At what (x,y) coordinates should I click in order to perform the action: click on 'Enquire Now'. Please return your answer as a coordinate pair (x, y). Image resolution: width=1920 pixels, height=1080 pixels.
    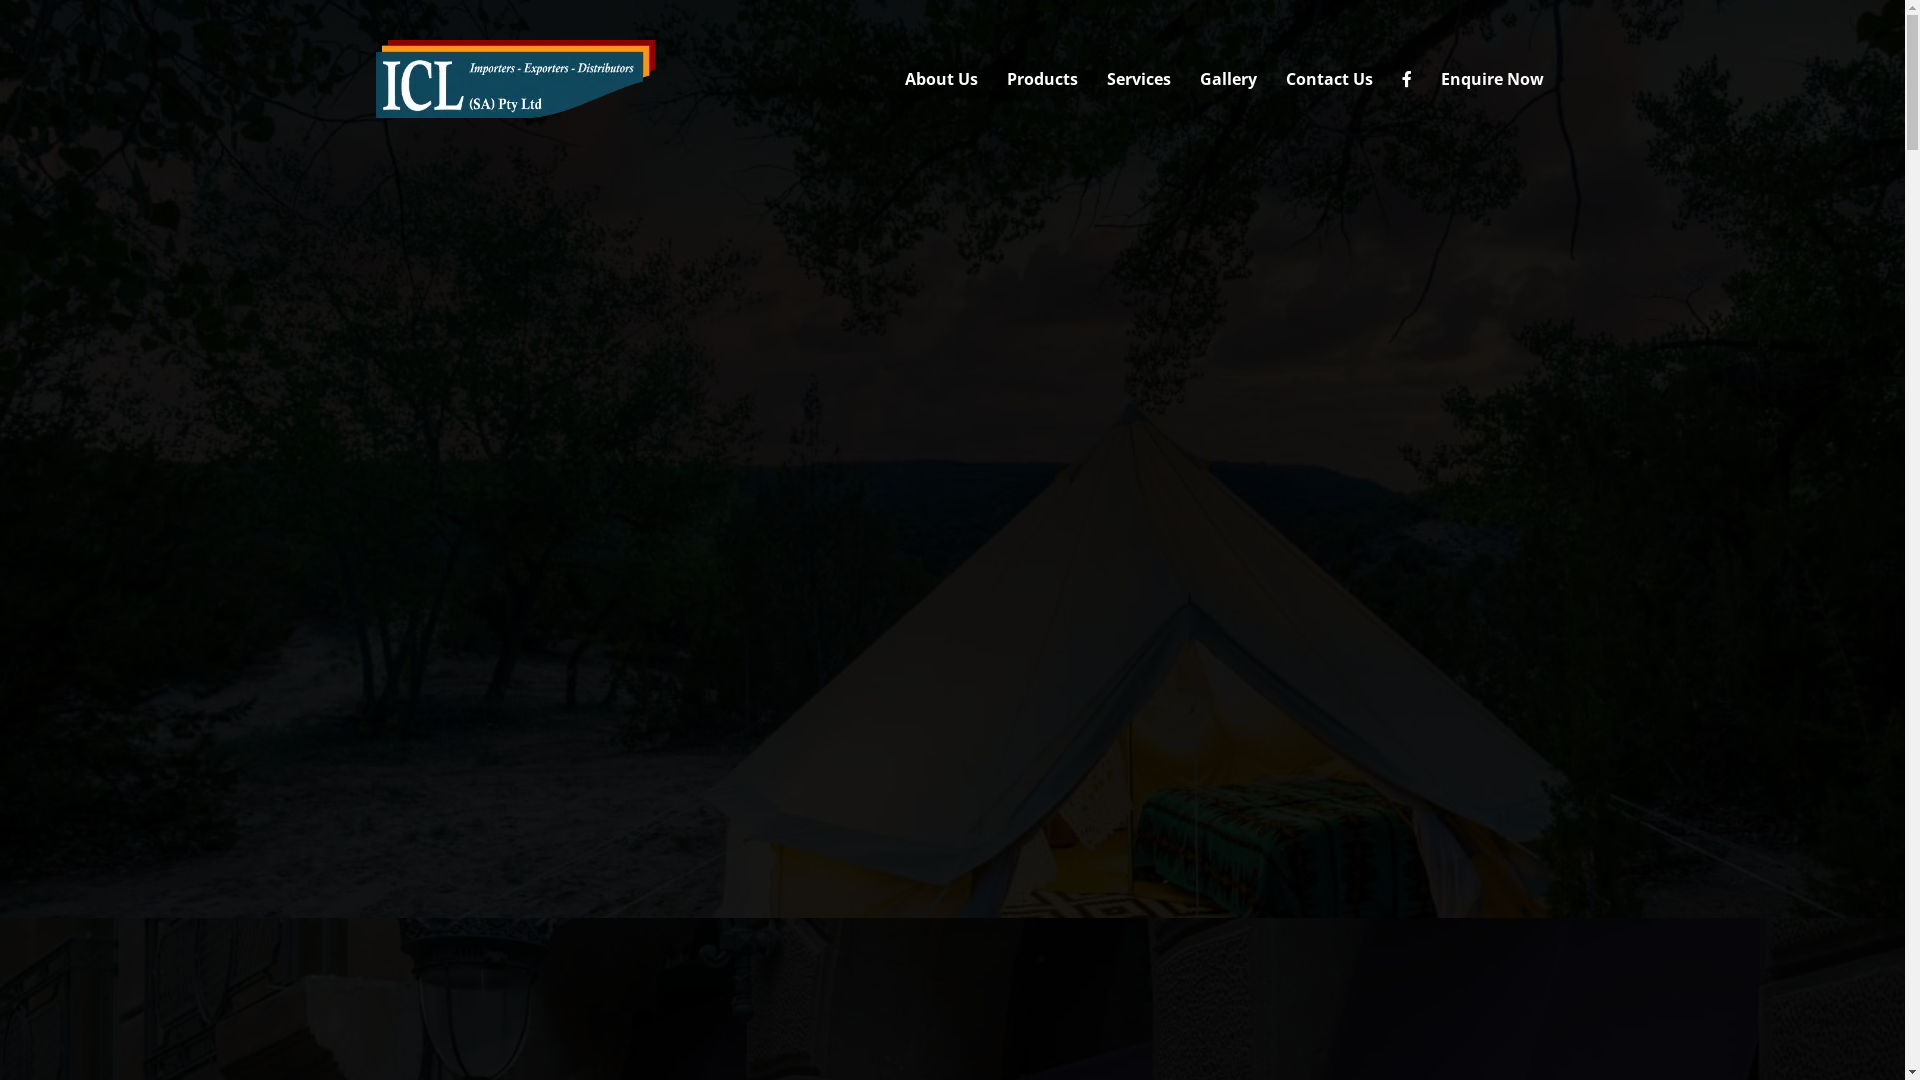
    Looking at the image, I should click on (1491, 77).